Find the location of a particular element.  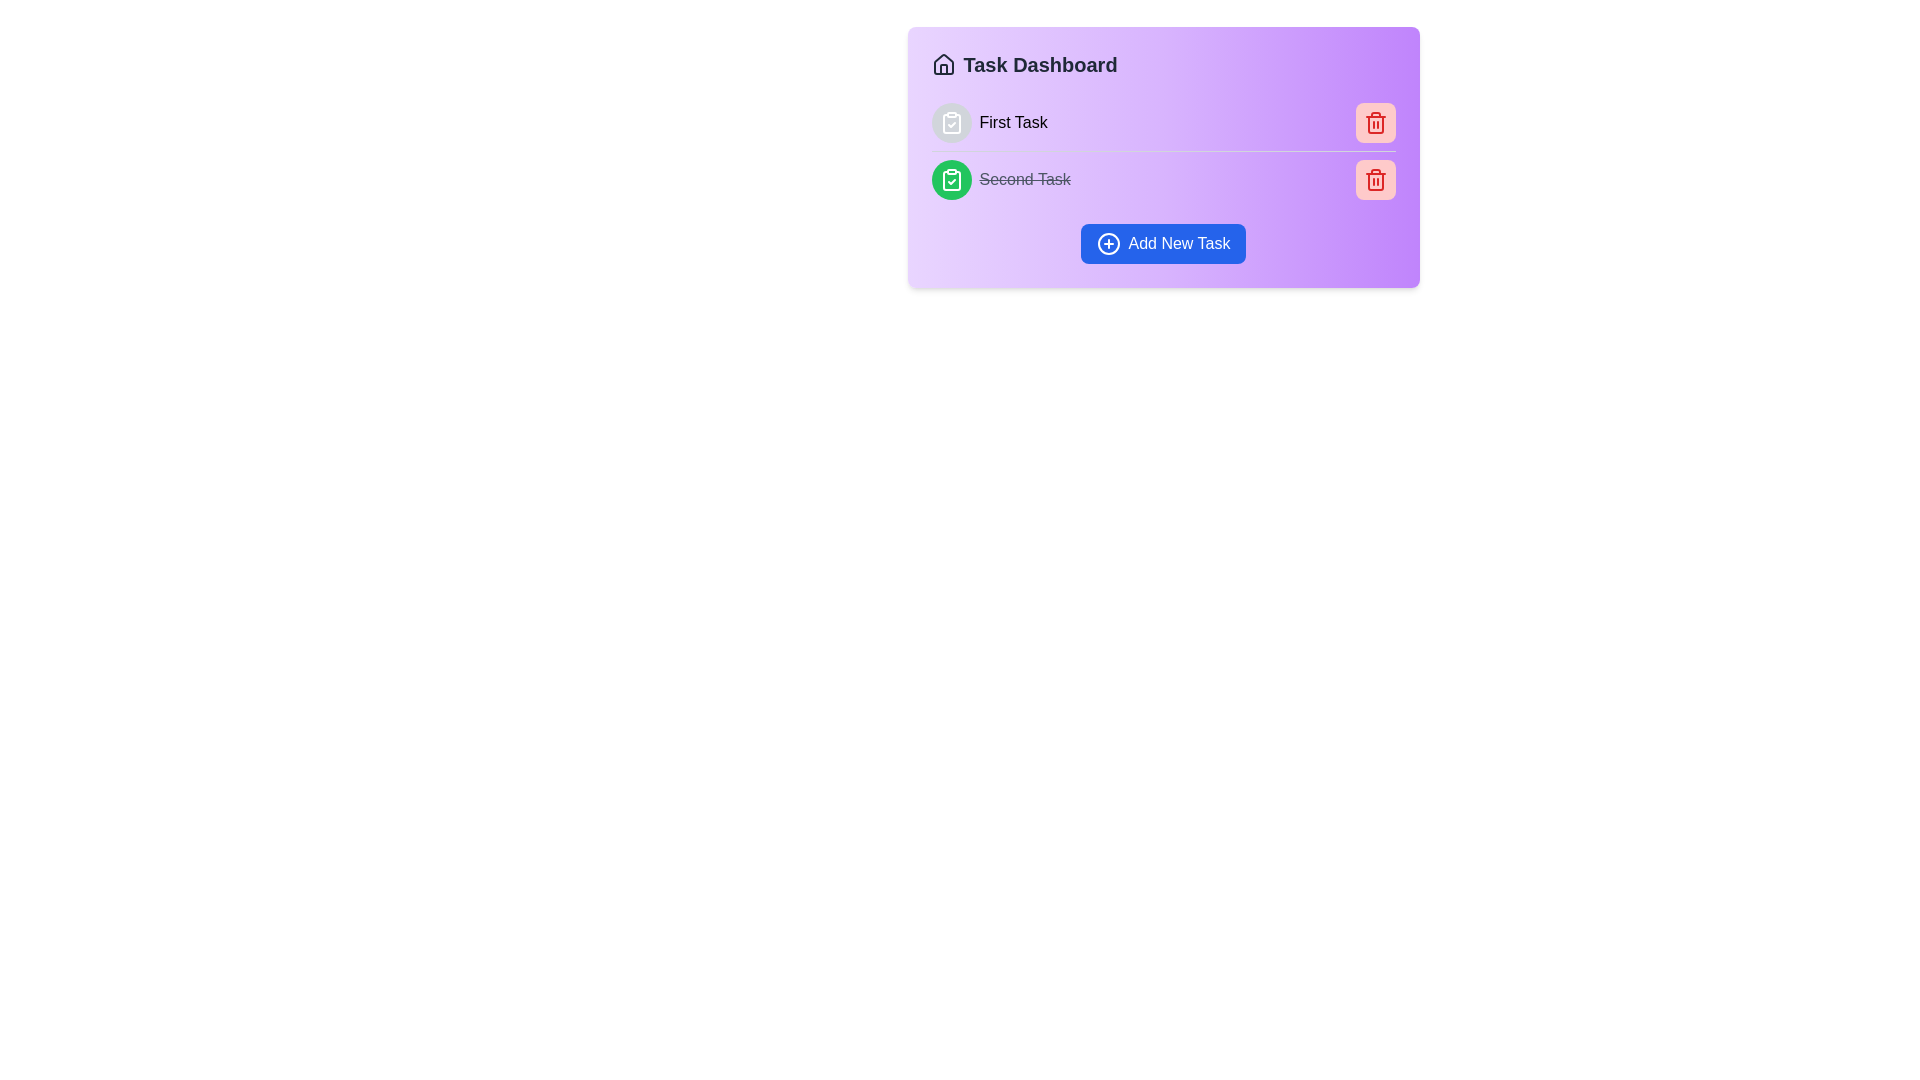

the green circular button icon that indicates the 'completed' status for the task adjacent to 'Second Task' in the 'Task Dashboard.' is located at coordinates (950, 180).